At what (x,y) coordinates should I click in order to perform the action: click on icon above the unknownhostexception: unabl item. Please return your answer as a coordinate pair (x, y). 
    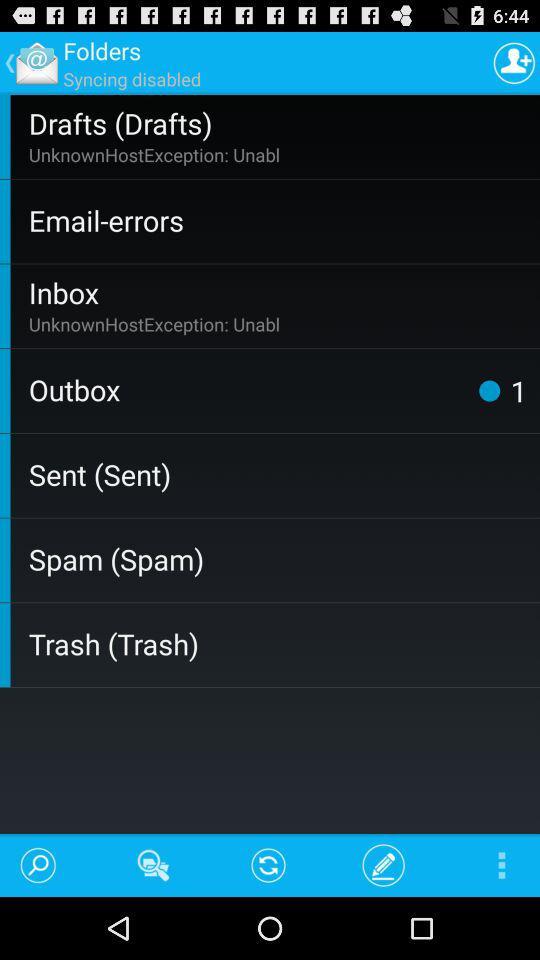
    Looking at the image, I should click on (279, 121).